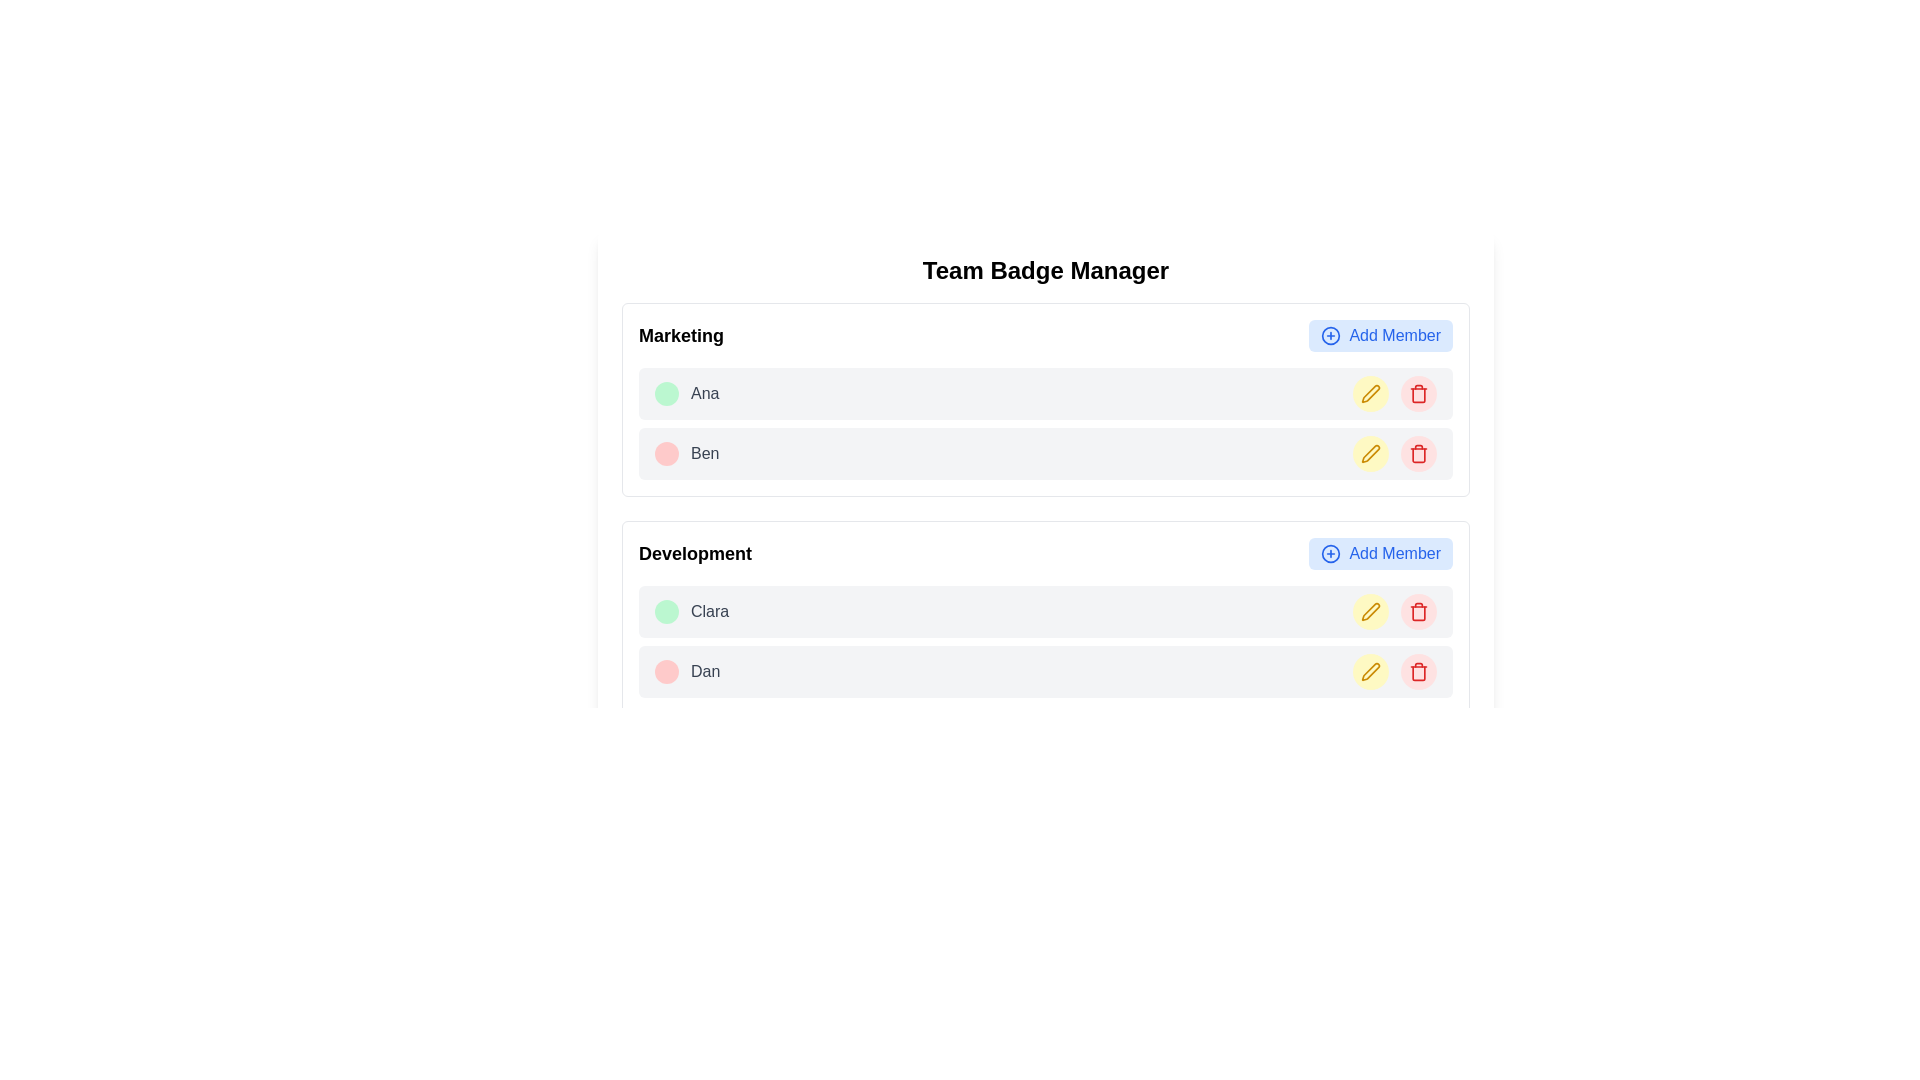 The image size is (1920, 1080). Describe the element at coordinates (705, 393) in the screenshot. I see `the non-interactive text label displaying 'Ana' in the 'Marketing' section of the page` at that location.